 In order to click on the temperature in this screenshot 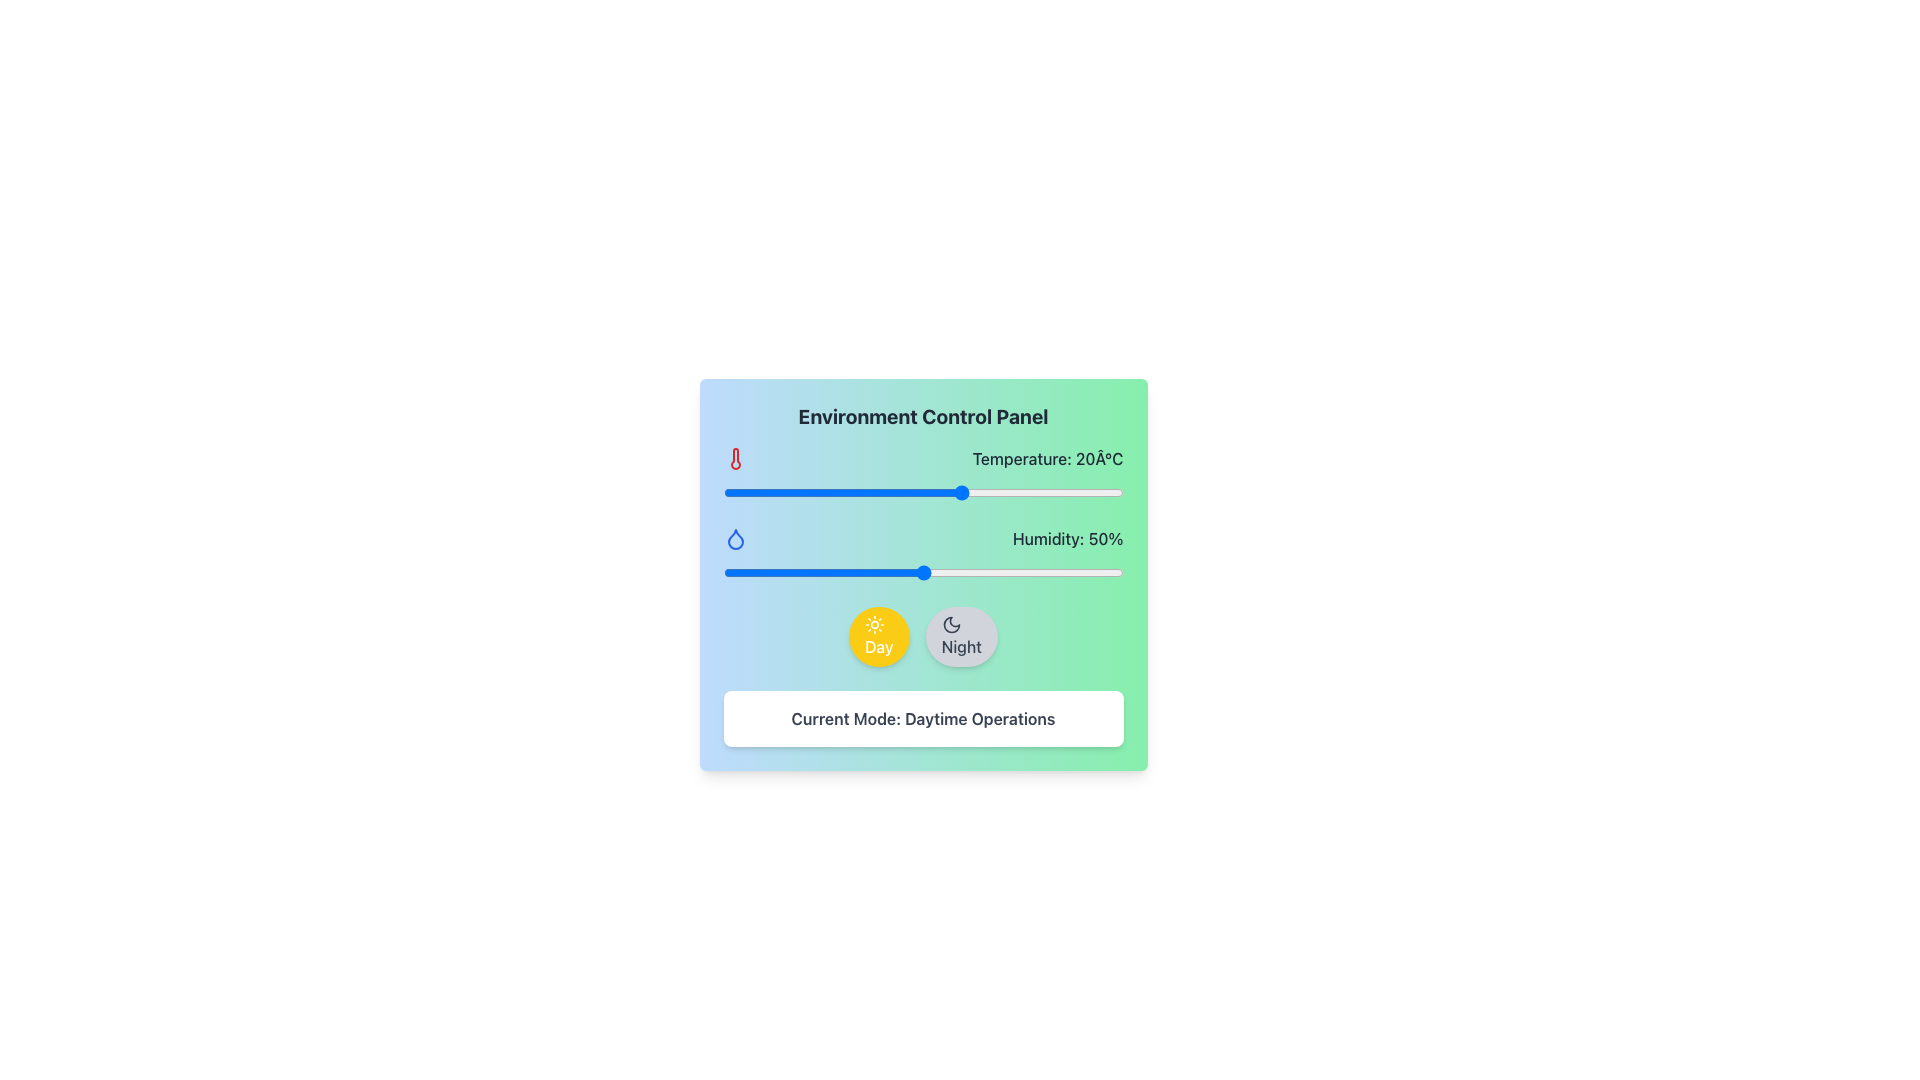, I will do `click(867, 493)`.